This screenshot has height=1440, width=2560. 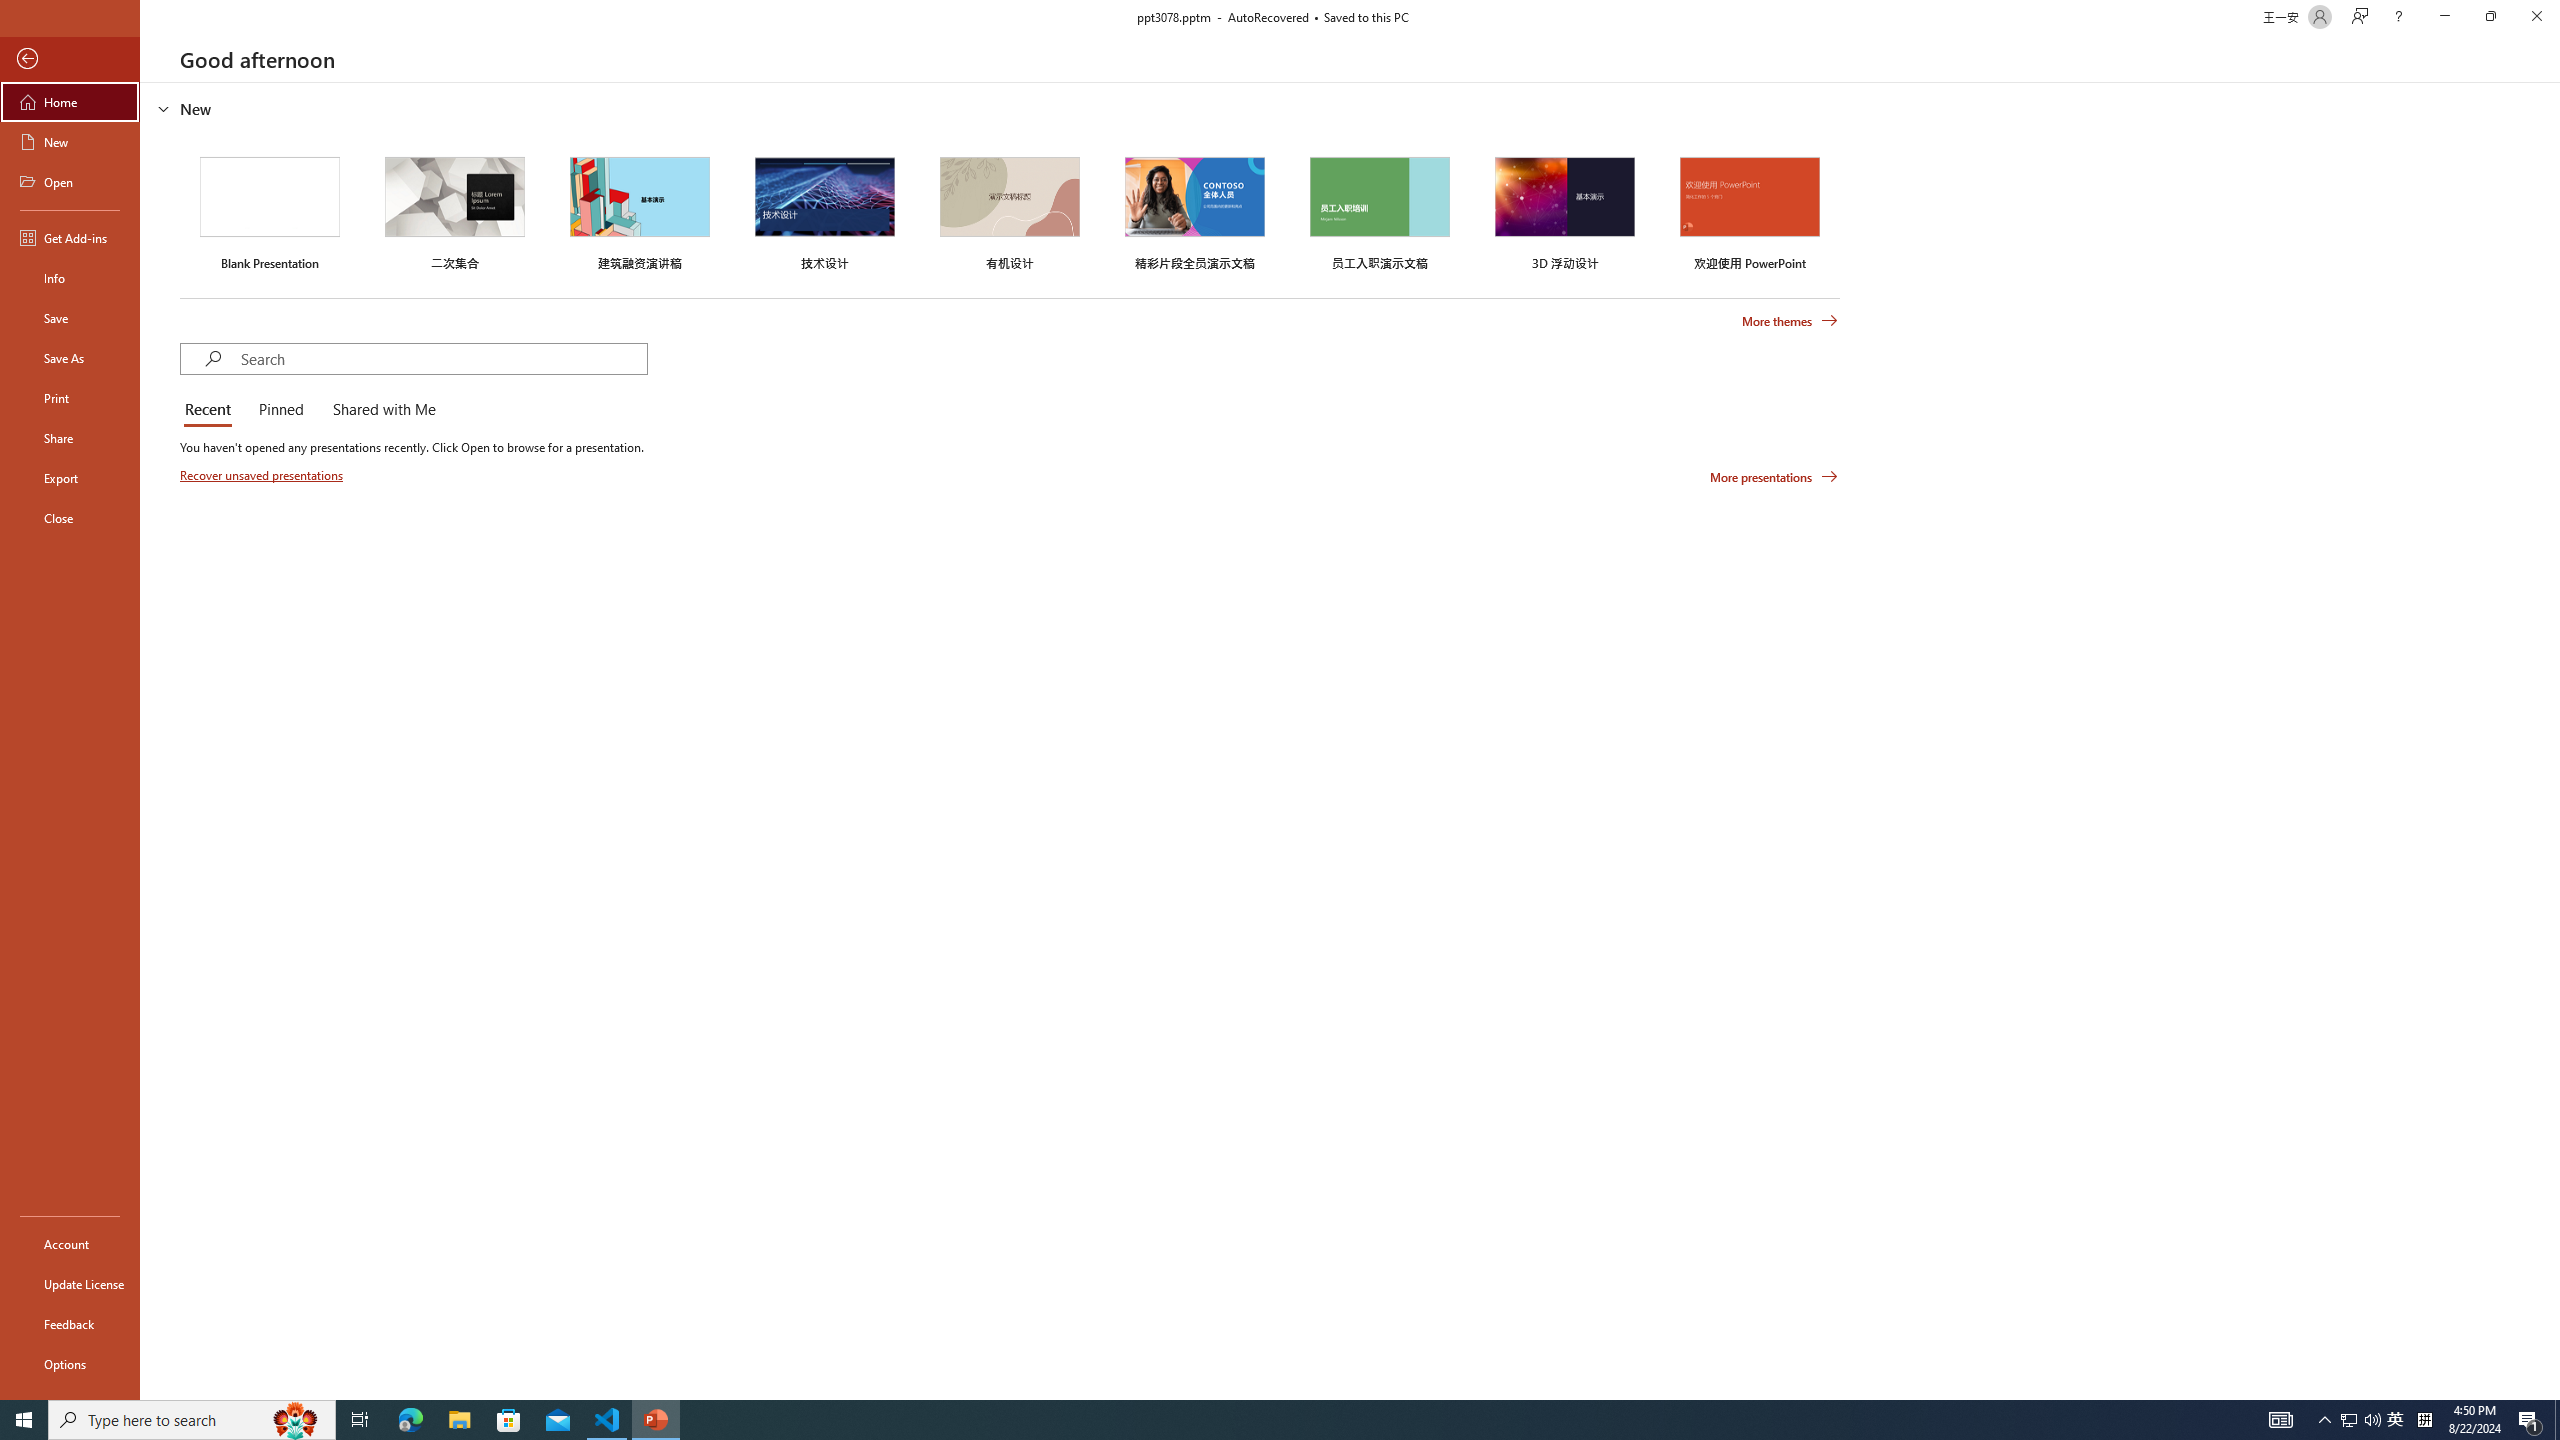 I want to click on 'More presentations', so click(x=1773, y=475).